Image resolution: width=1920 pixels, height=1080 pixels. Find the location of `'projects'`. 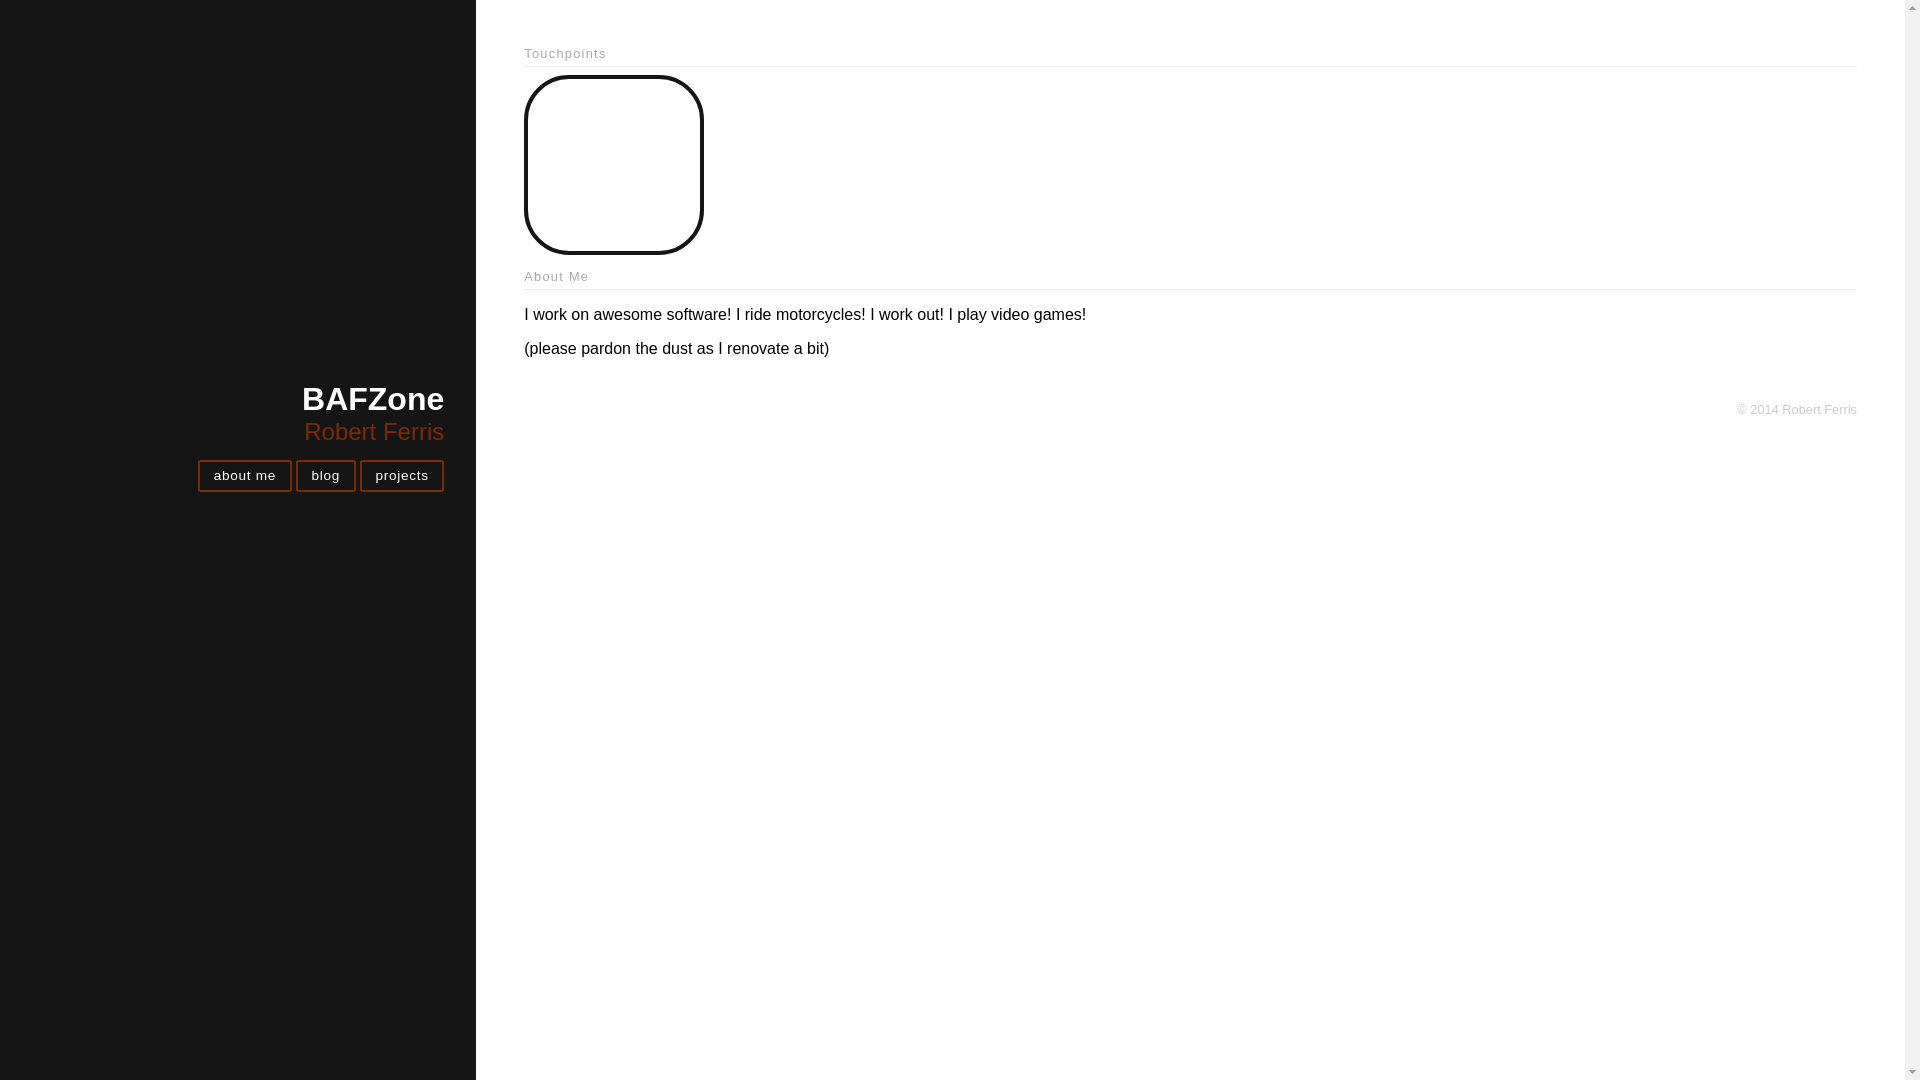

'projects' is located at coordinates (401, 476).